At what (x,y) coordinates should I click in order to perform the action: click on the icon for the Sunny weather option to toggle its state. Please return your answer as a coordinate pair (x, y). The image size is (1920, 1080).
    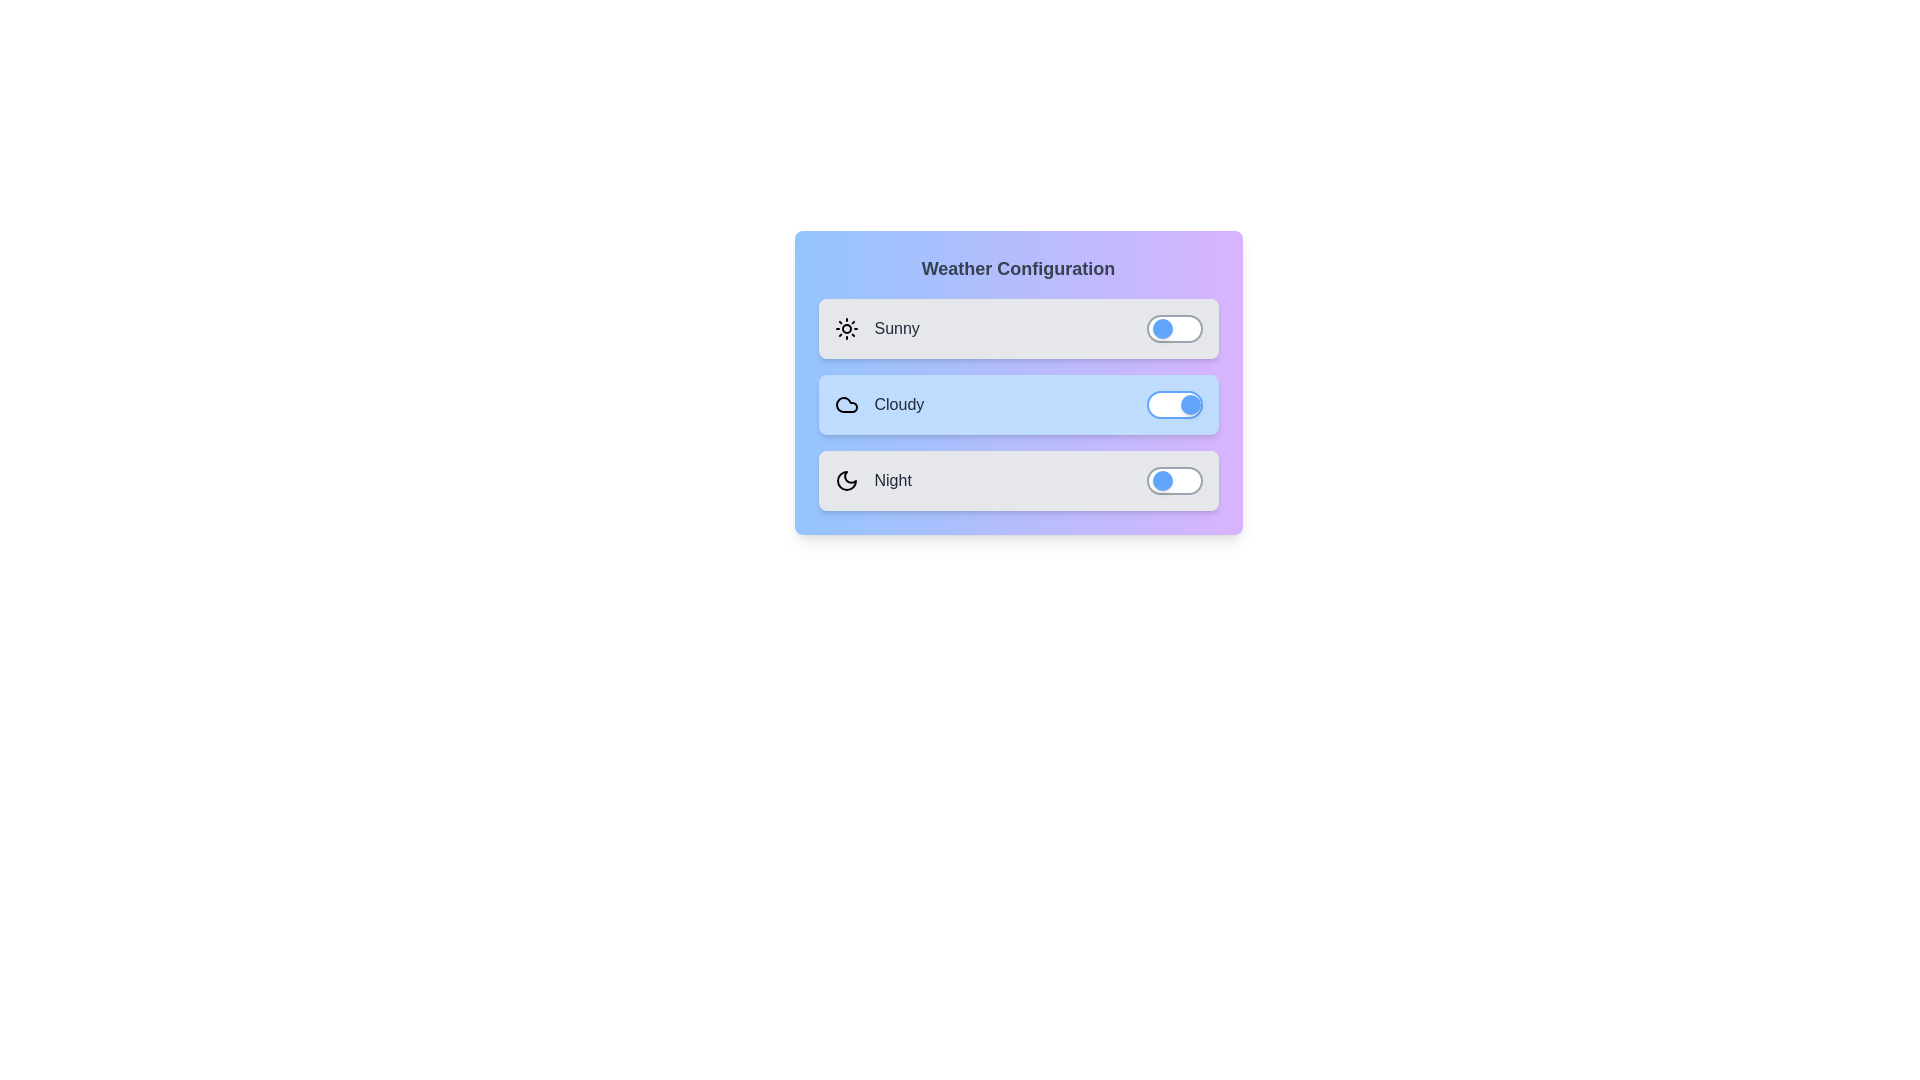
    Looking at the image, I should click on (846, 327).